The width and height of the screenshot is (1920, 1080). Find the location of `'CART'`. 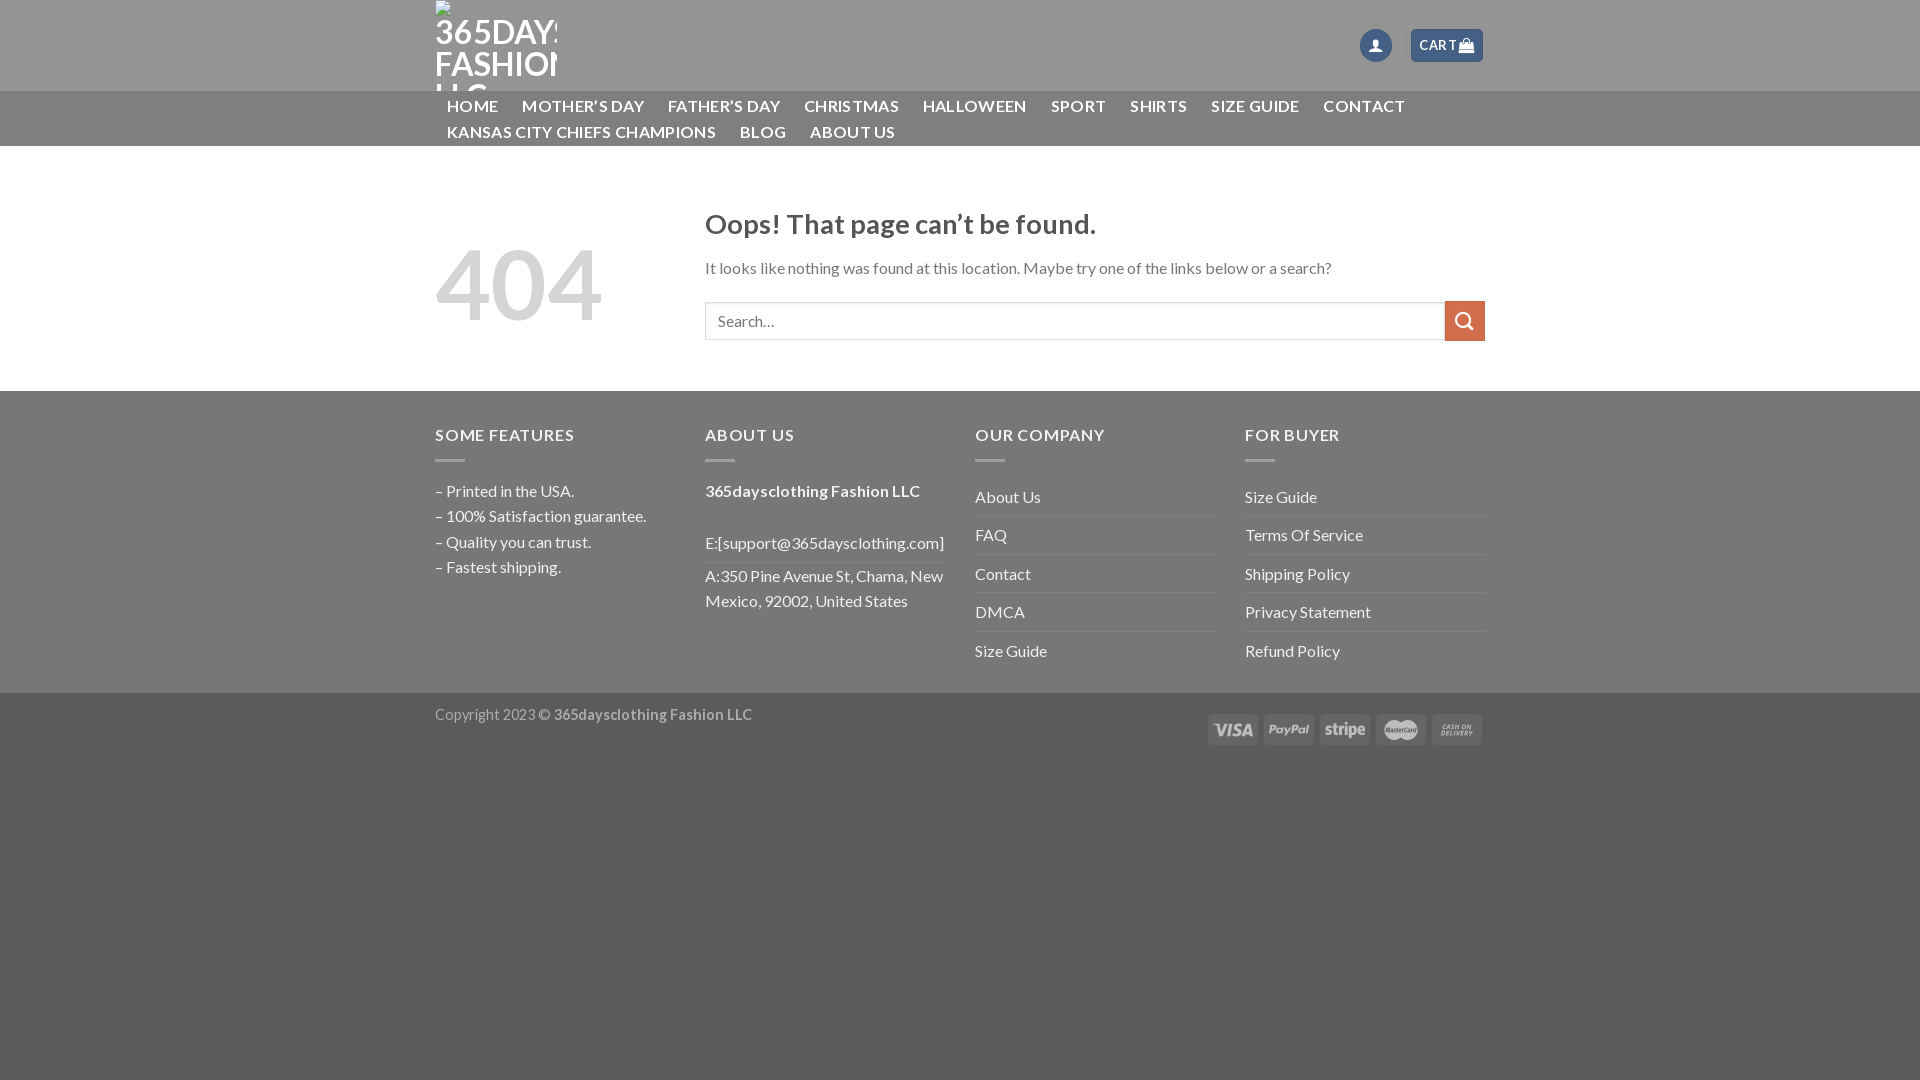

'CART' is located at coordinates (1447, 45).